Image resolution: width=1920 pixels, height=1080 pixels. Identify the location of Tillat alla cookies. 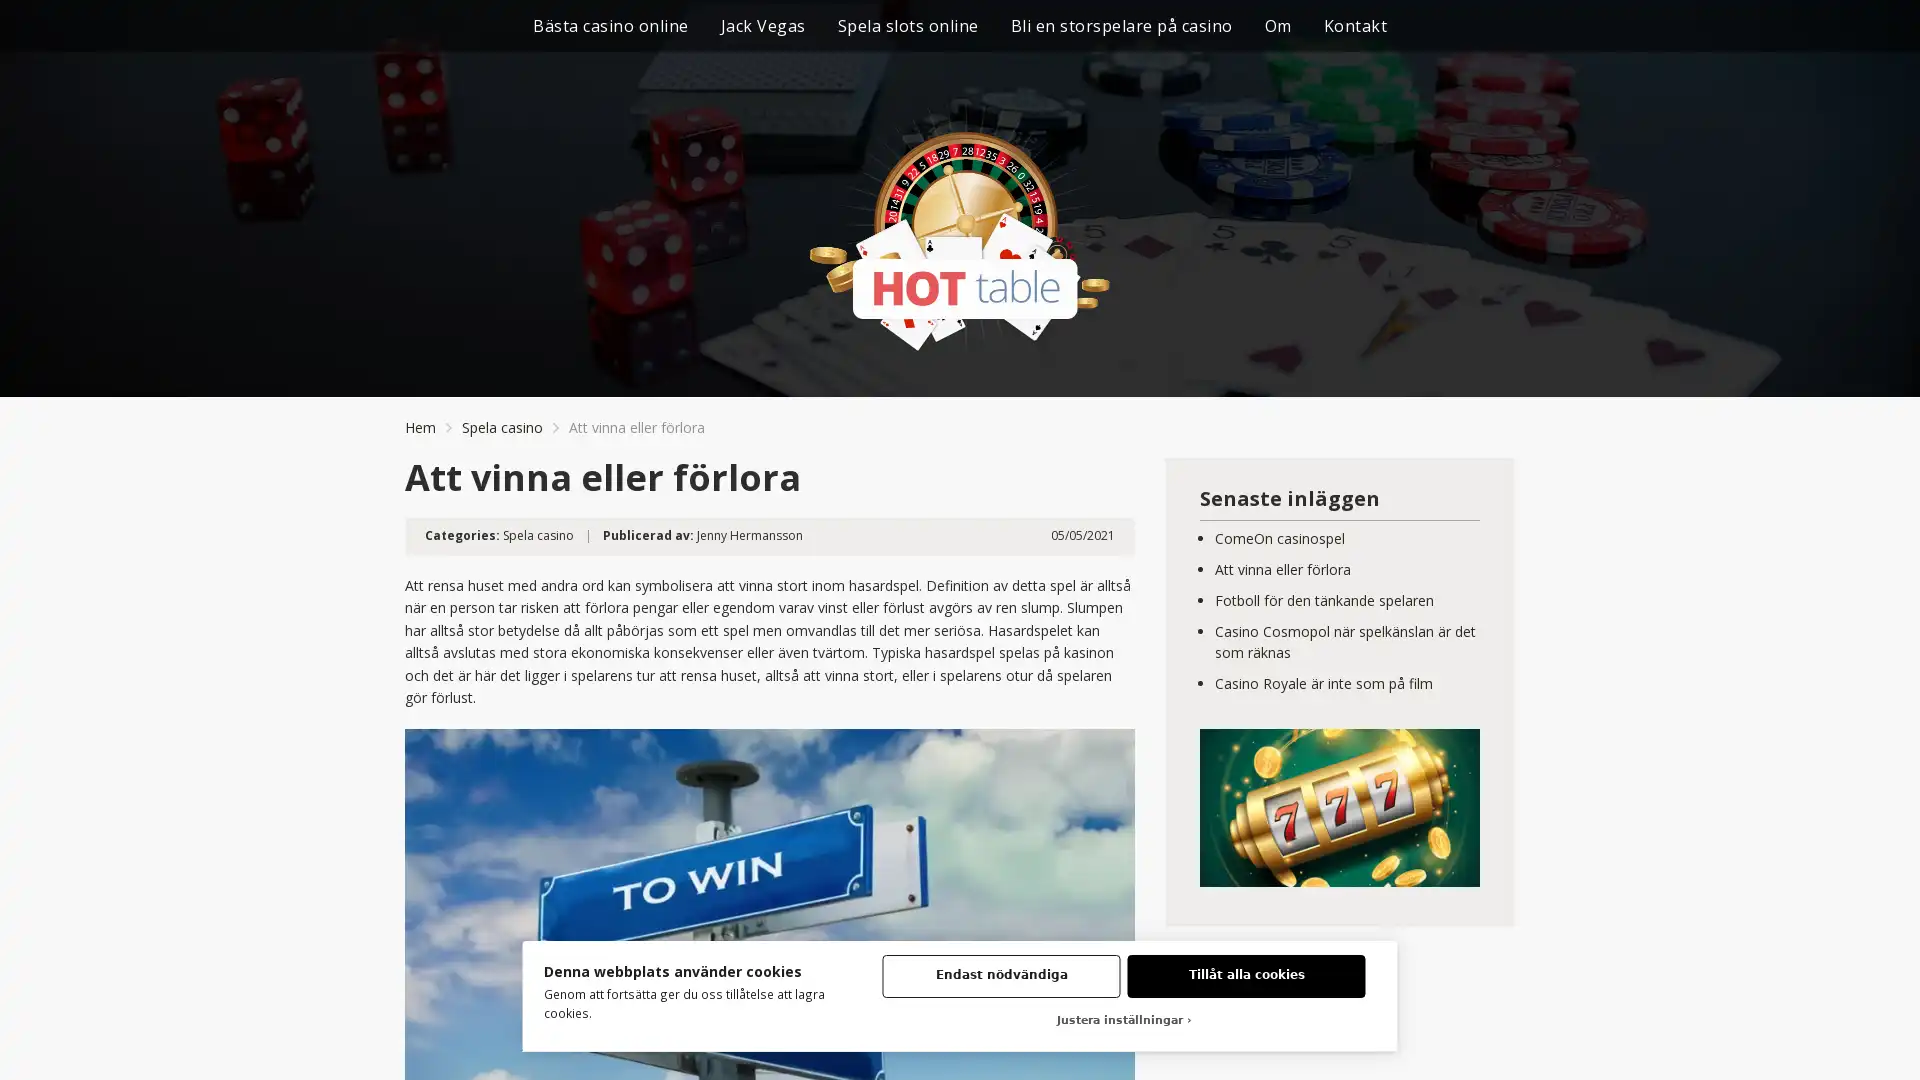
(1245, 974).